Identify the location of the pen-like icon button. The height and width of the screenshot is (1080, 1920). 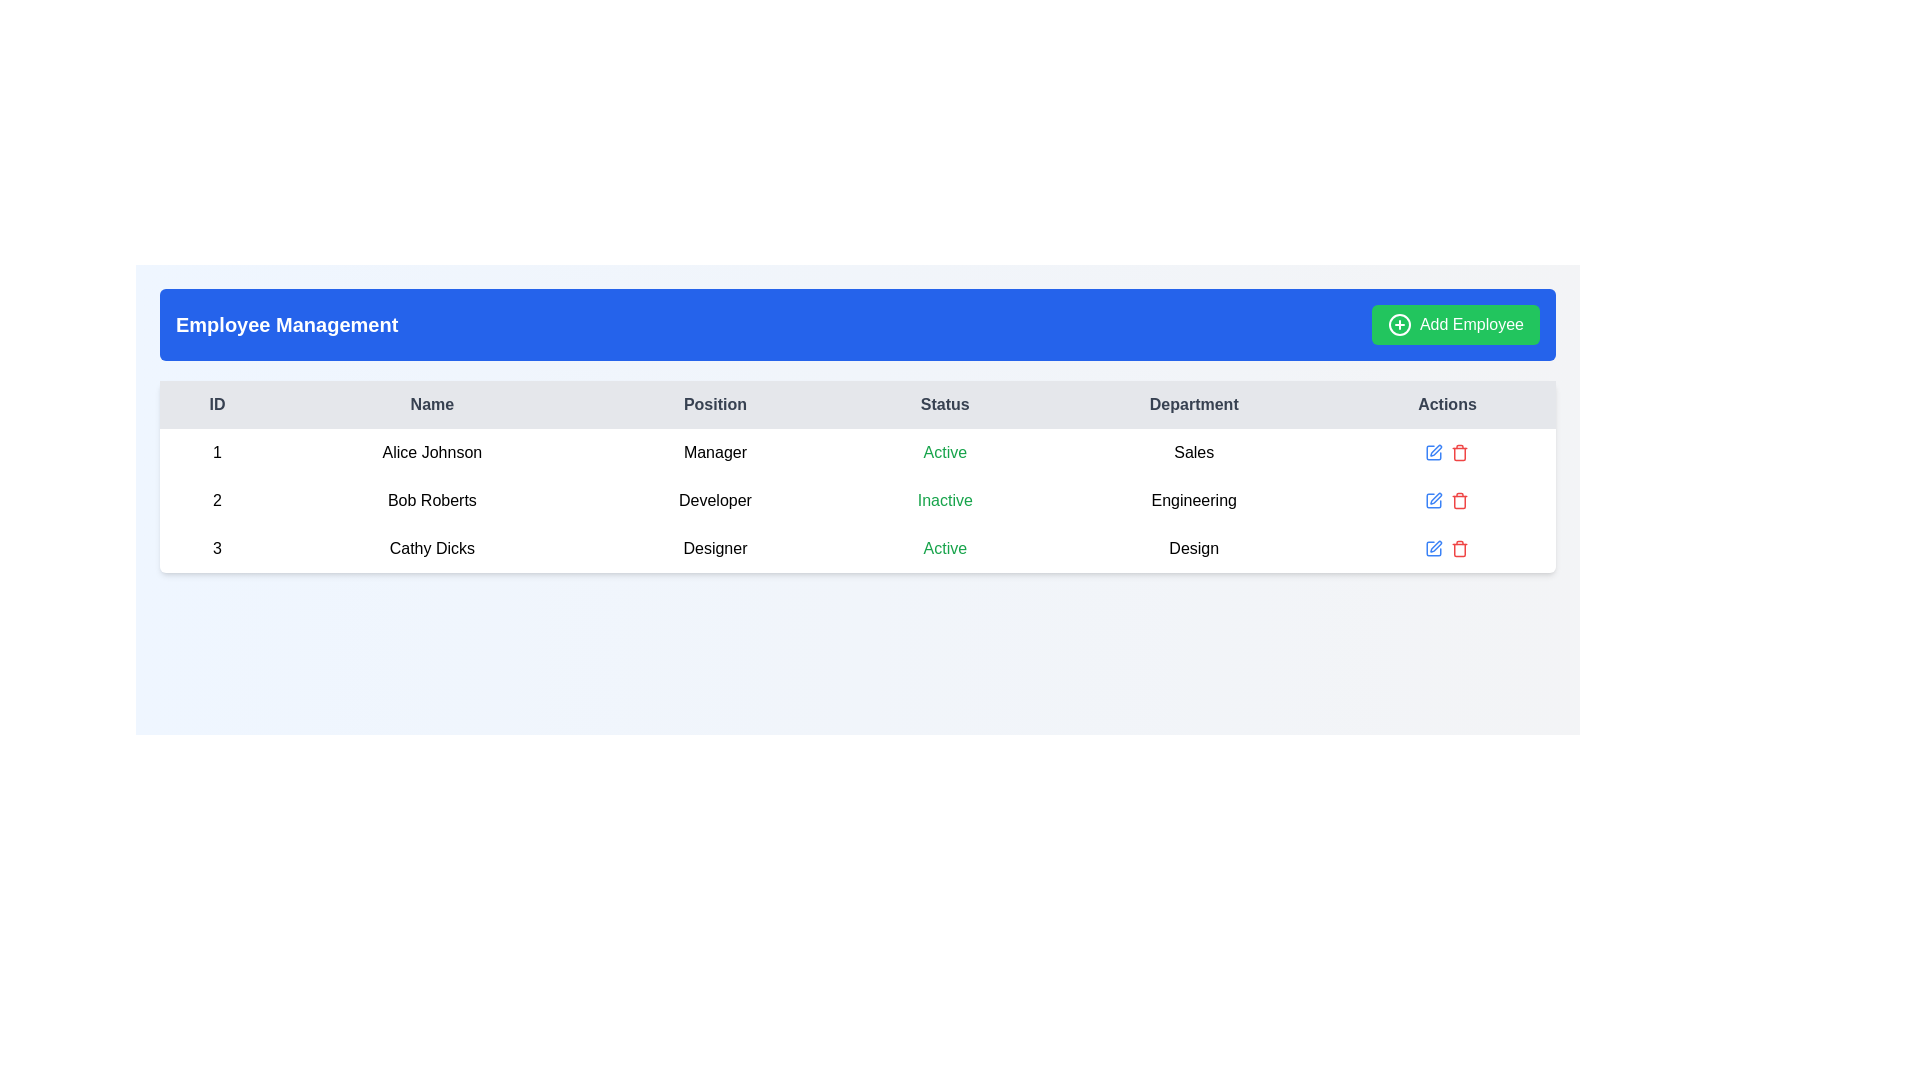
(1435, 497).